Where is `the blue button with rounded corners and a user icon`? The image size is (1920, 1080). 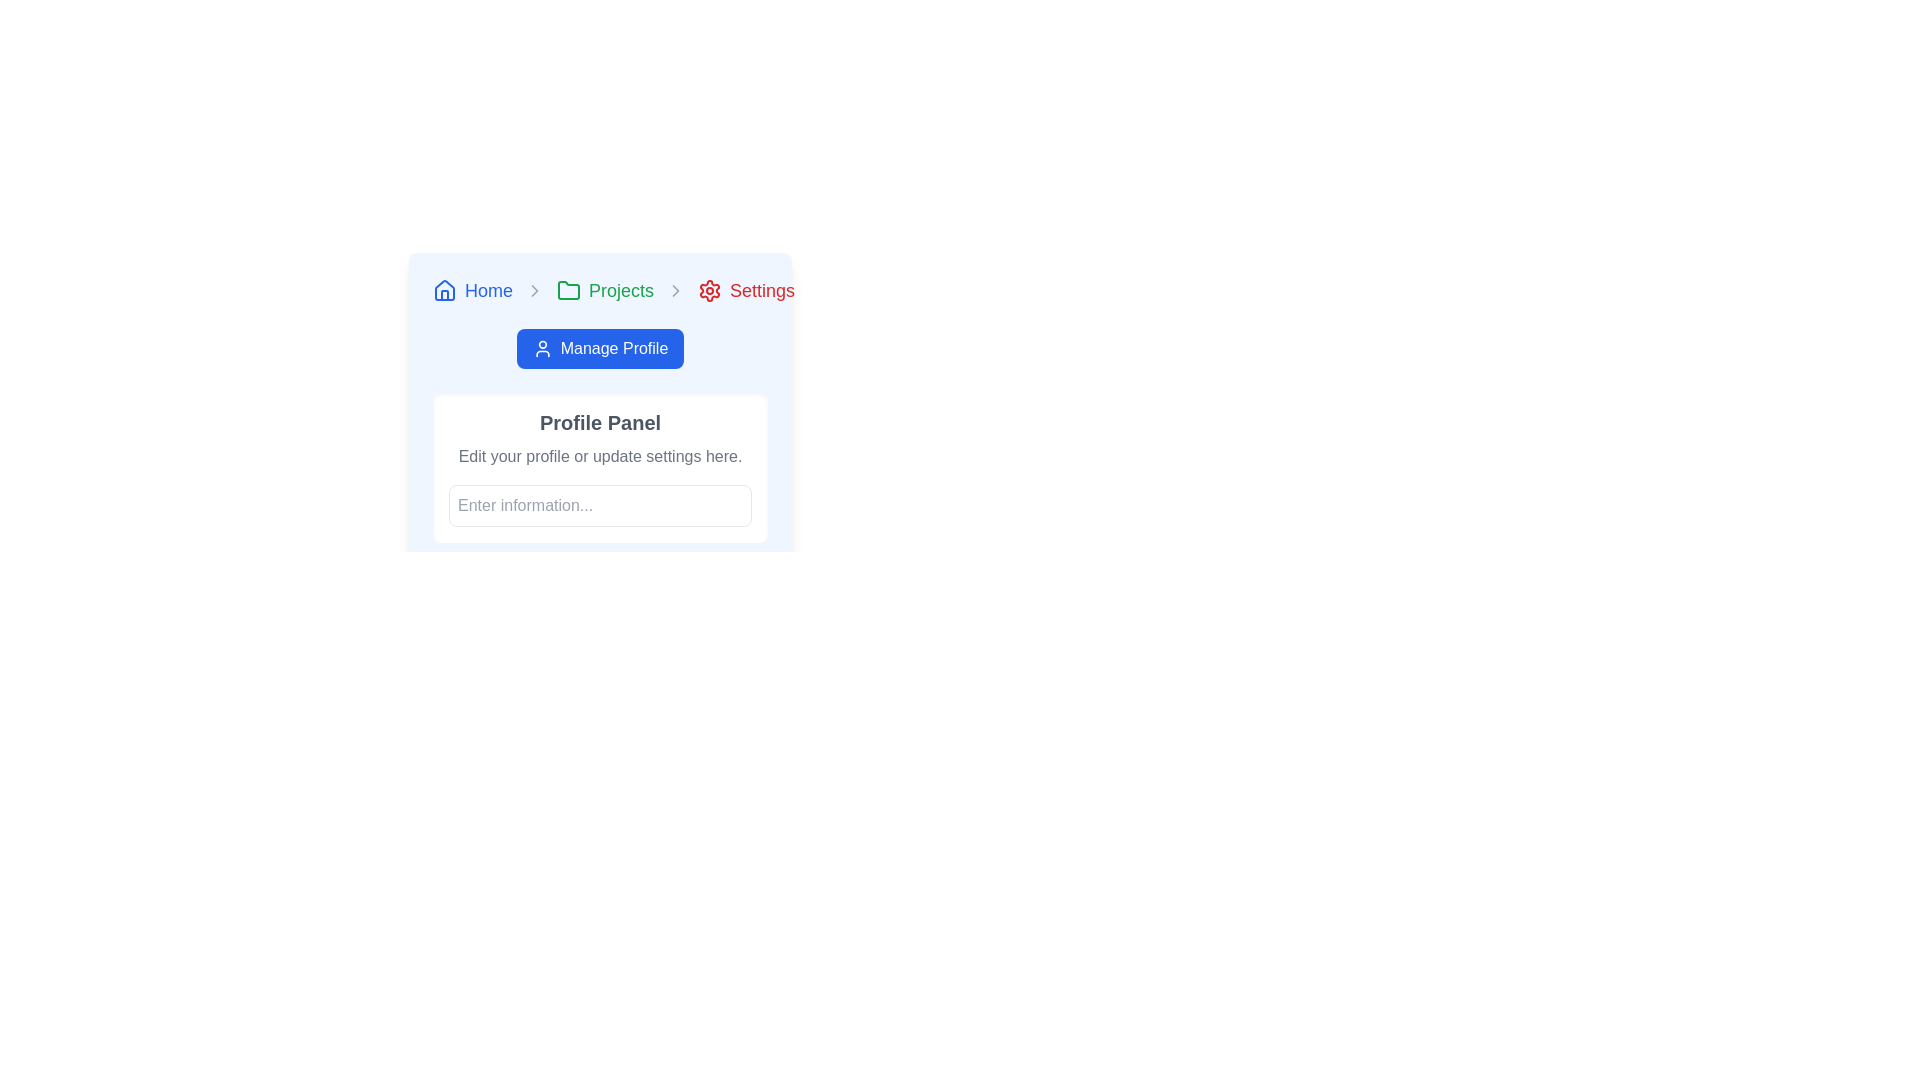 the blue button with rounded corners and a user icon is located at coordinates (599, 347).